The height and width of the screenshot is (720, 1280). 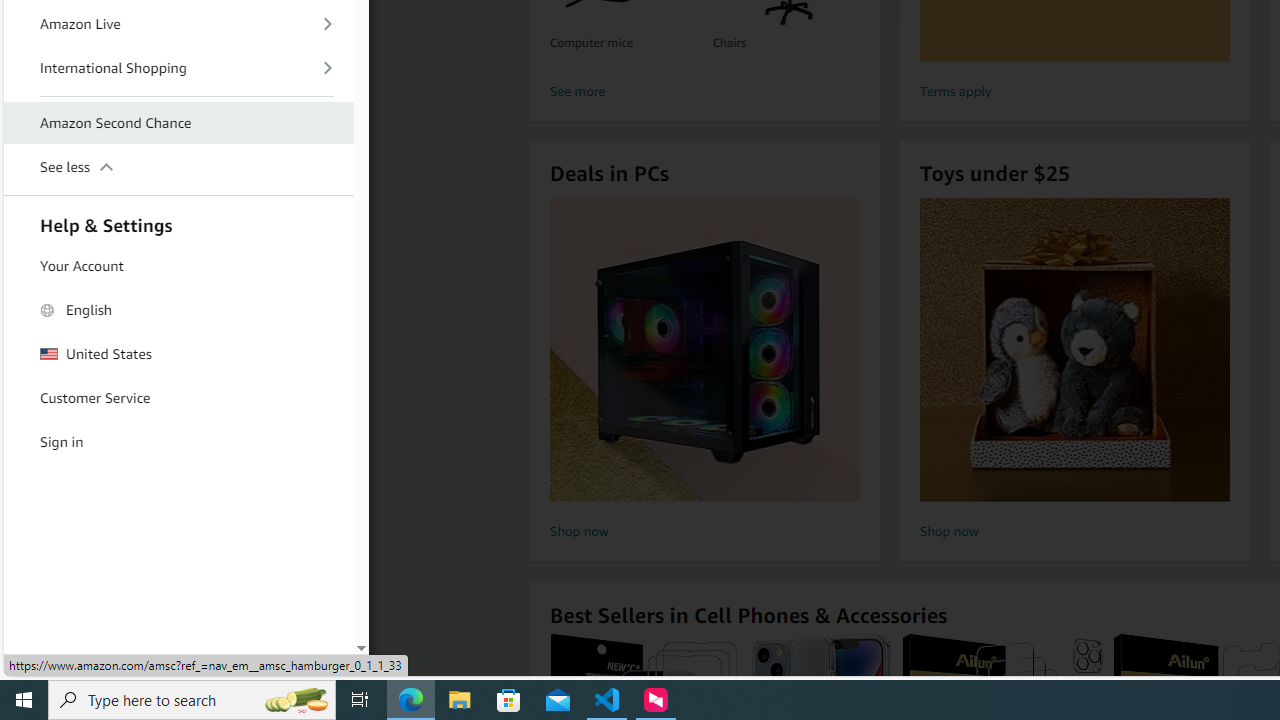 What do you see at coordinates (179, 123) in the screenshot?
I see `'Amazon Second Chance'` at bounding box center [179, 123].